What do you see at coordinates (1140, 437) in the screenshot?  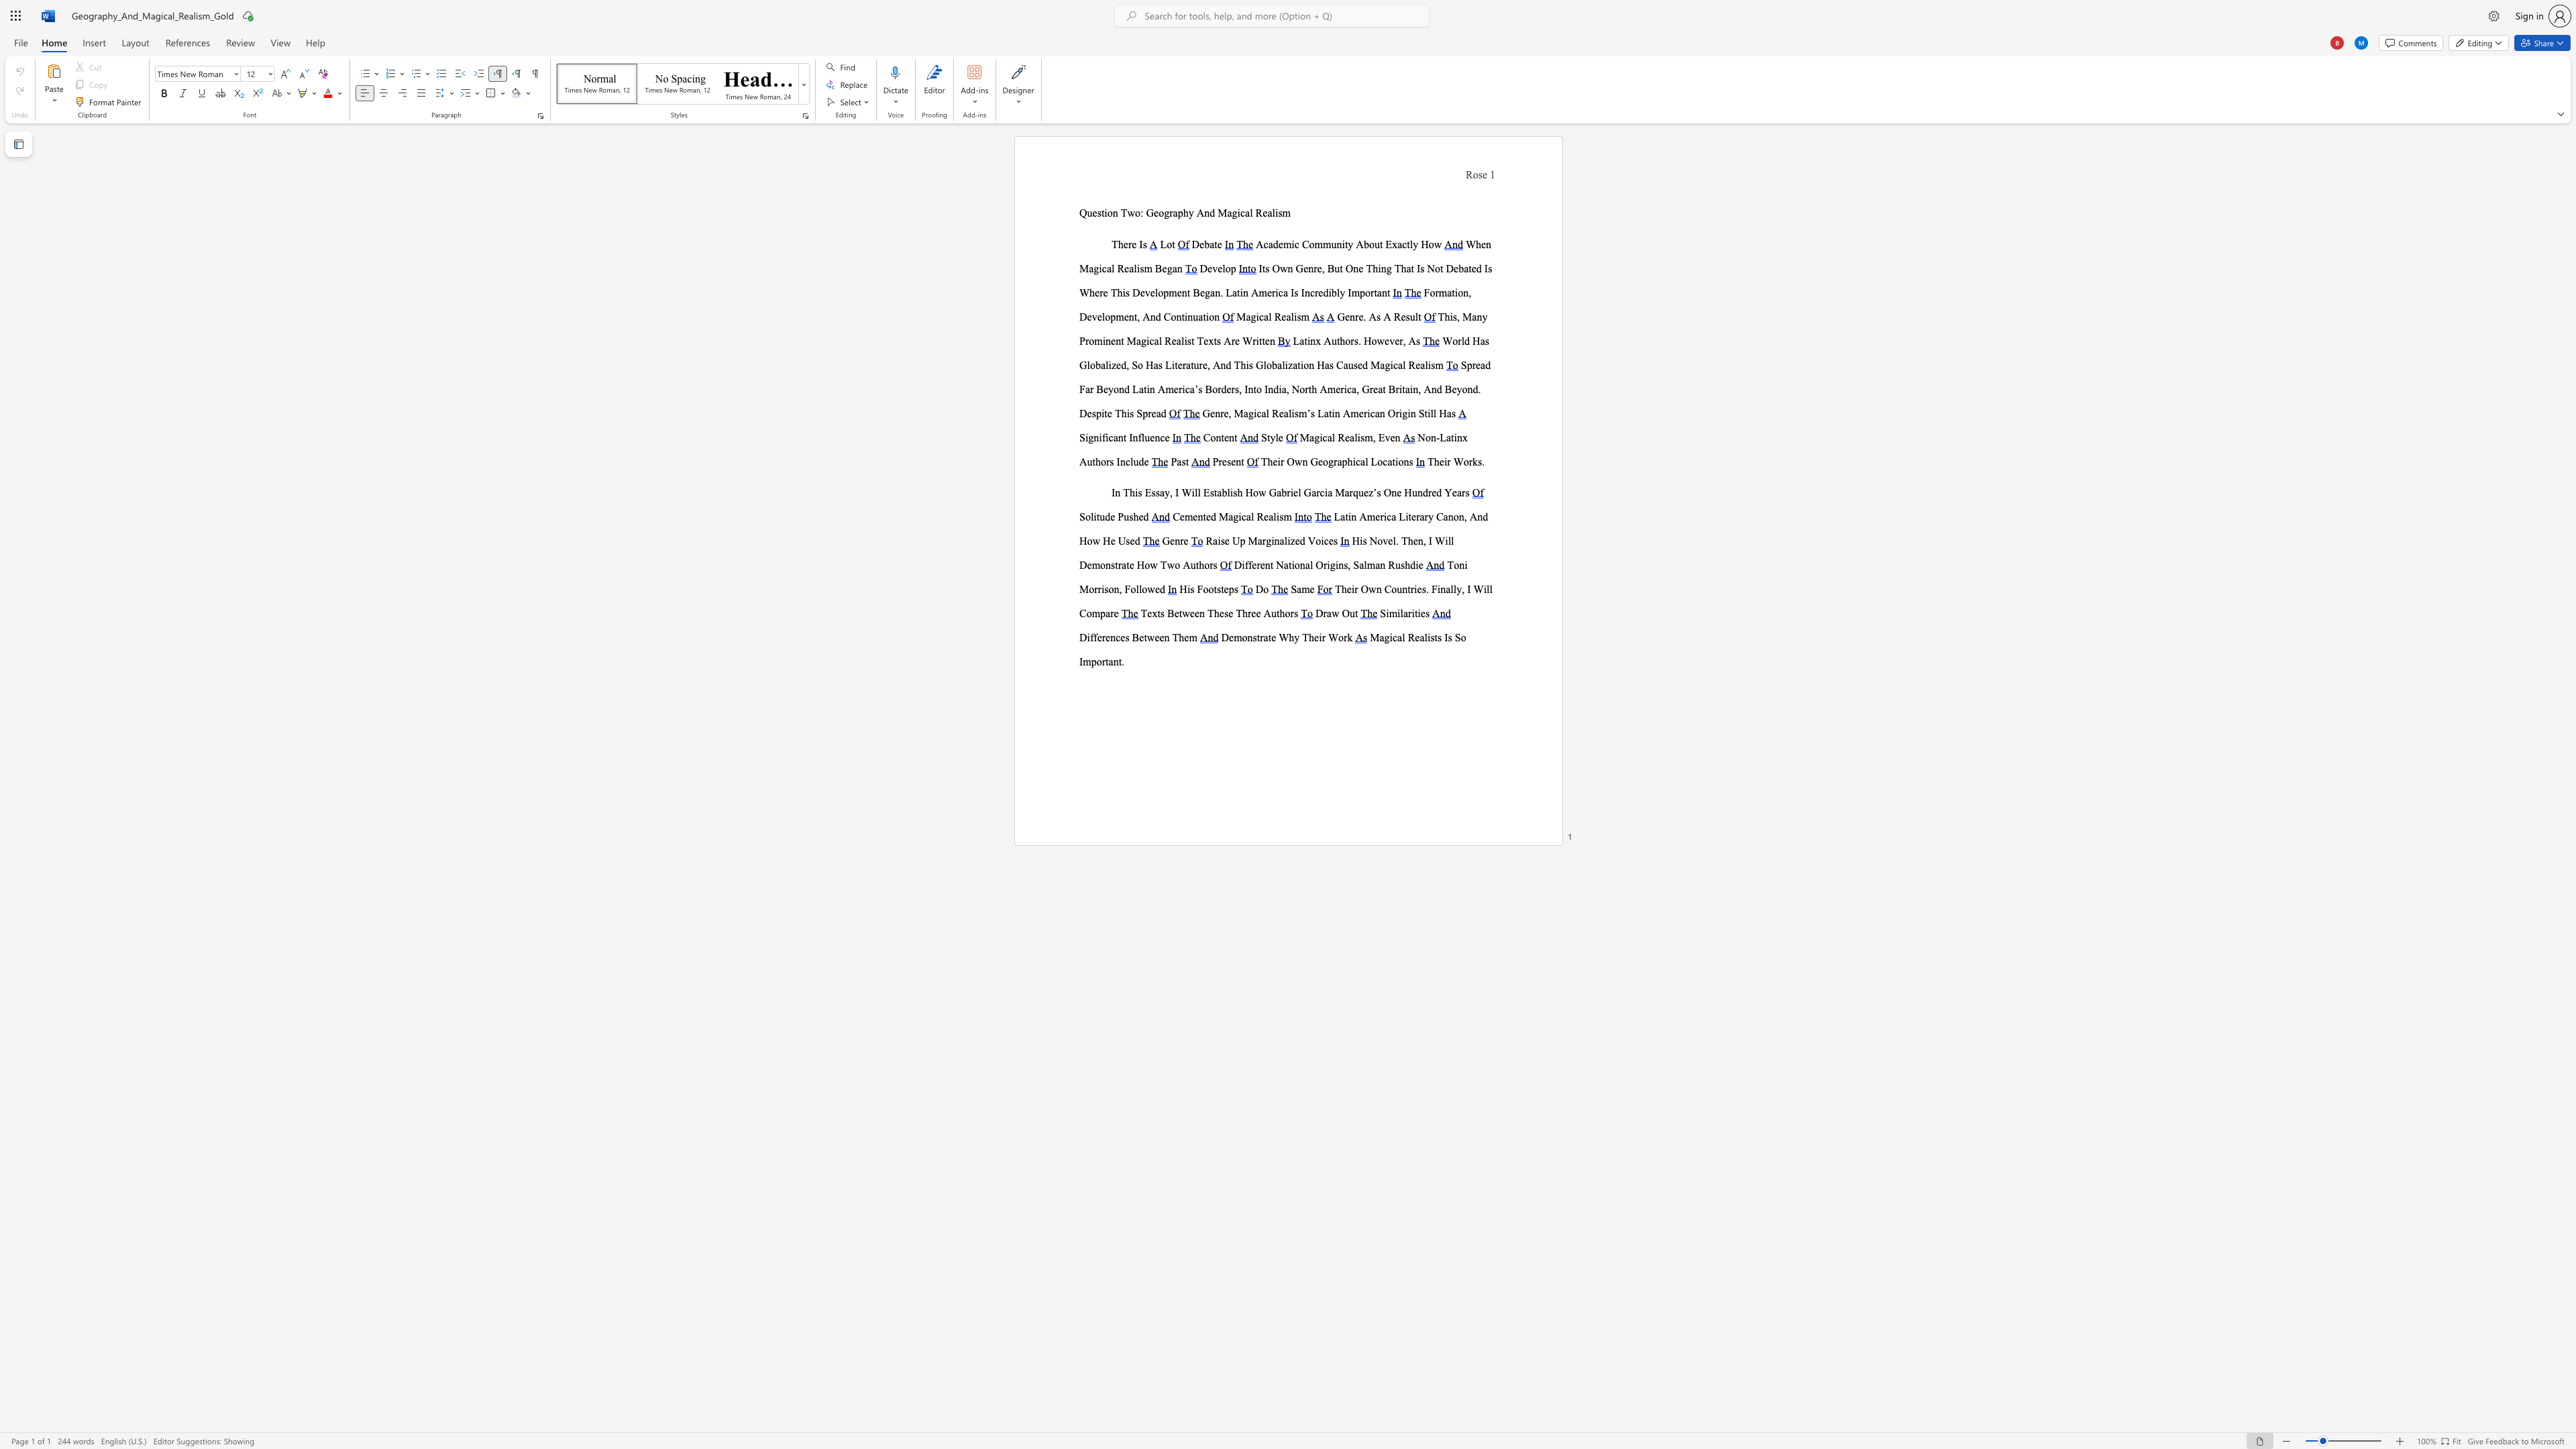 I see `the subset text "lu" within the text "Significant Influence"` at bounding box center [1140, 437].